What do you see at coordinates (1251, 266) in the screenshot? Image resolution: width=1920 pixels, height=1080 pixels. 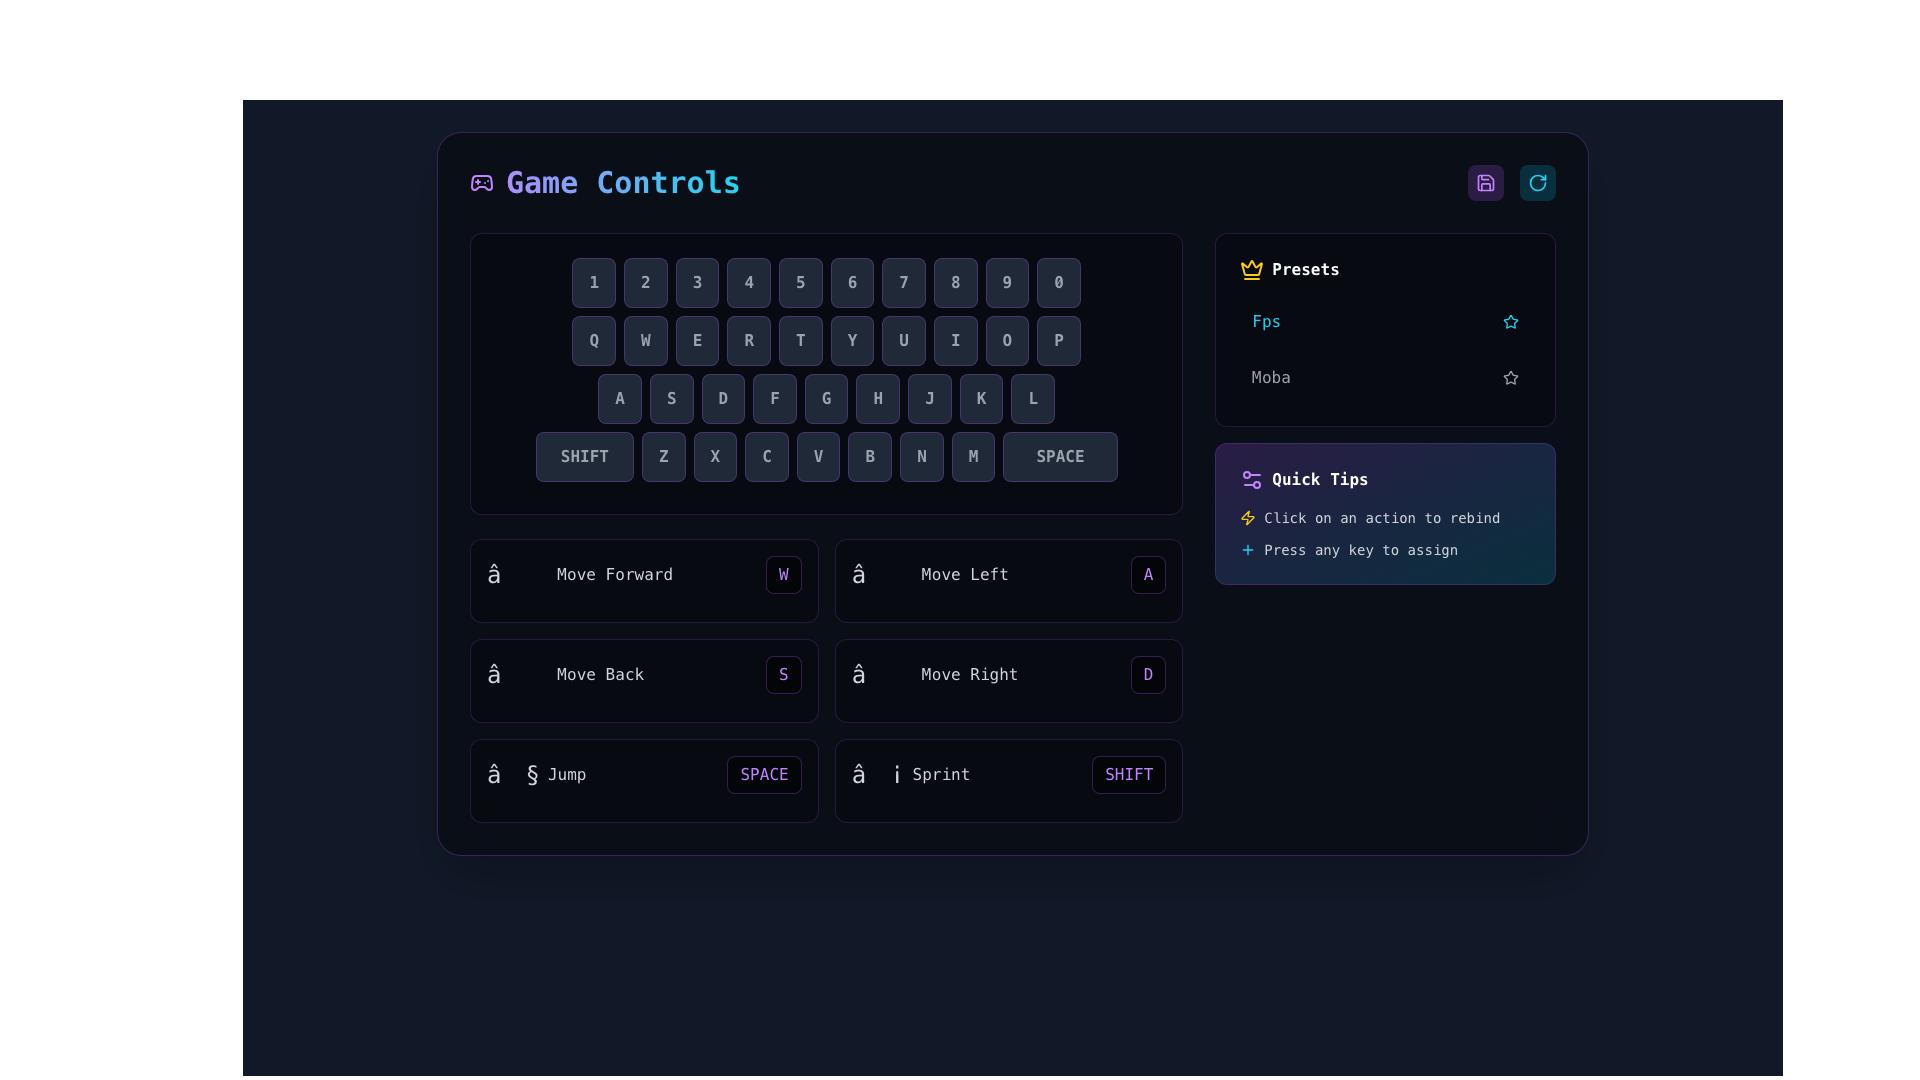 I see `the icon representing the 'Presets' section, located at the top-left corner of this section alongside the label 'Presets'` at bounding box center [1251, 266].